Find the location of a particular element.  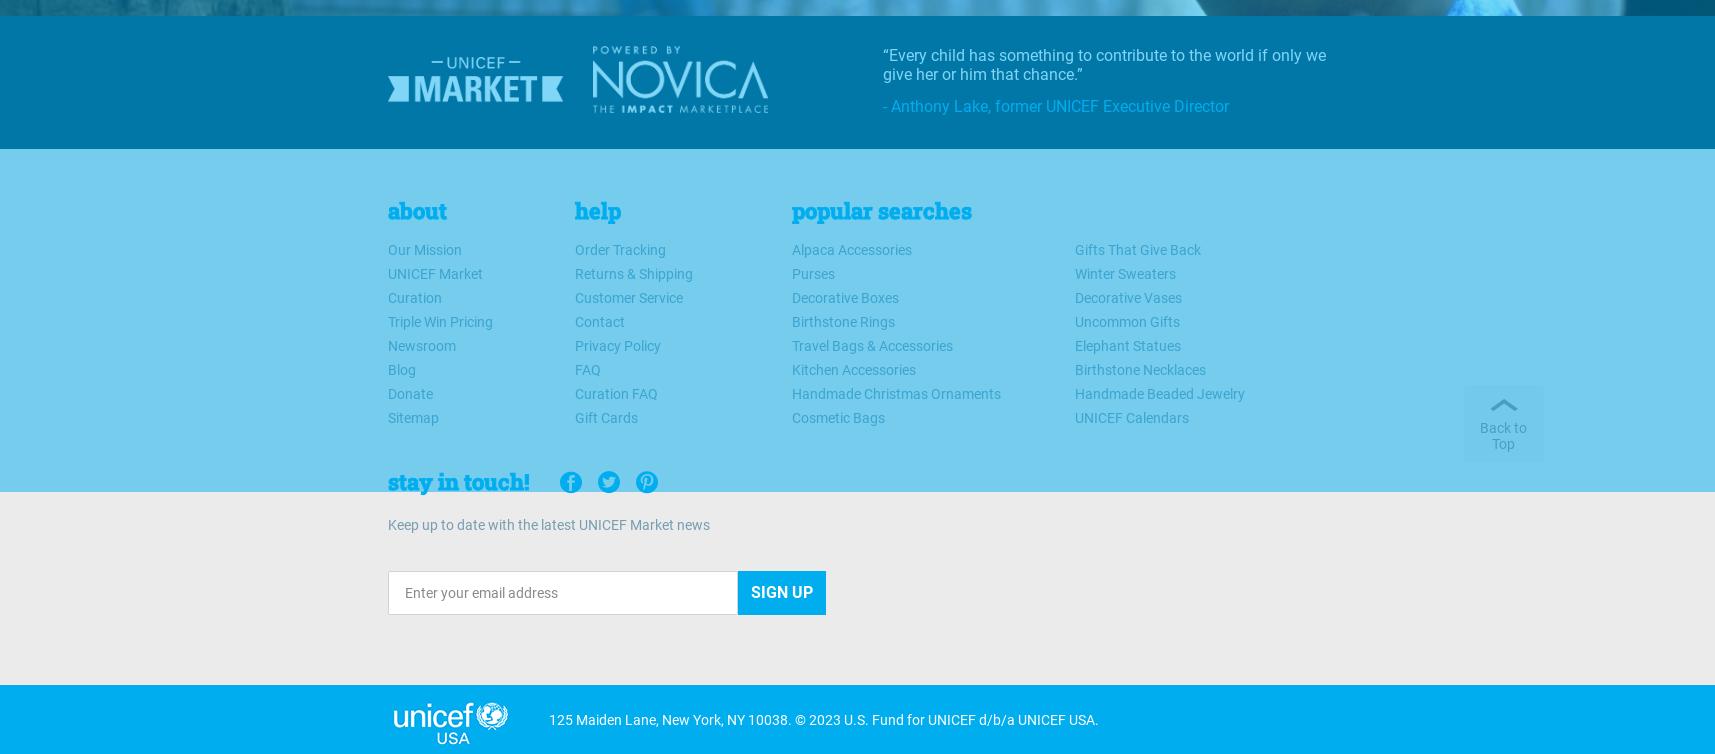

'Keep up to date with the latest UNICEF Market news' is located at coordinates (546, 524).